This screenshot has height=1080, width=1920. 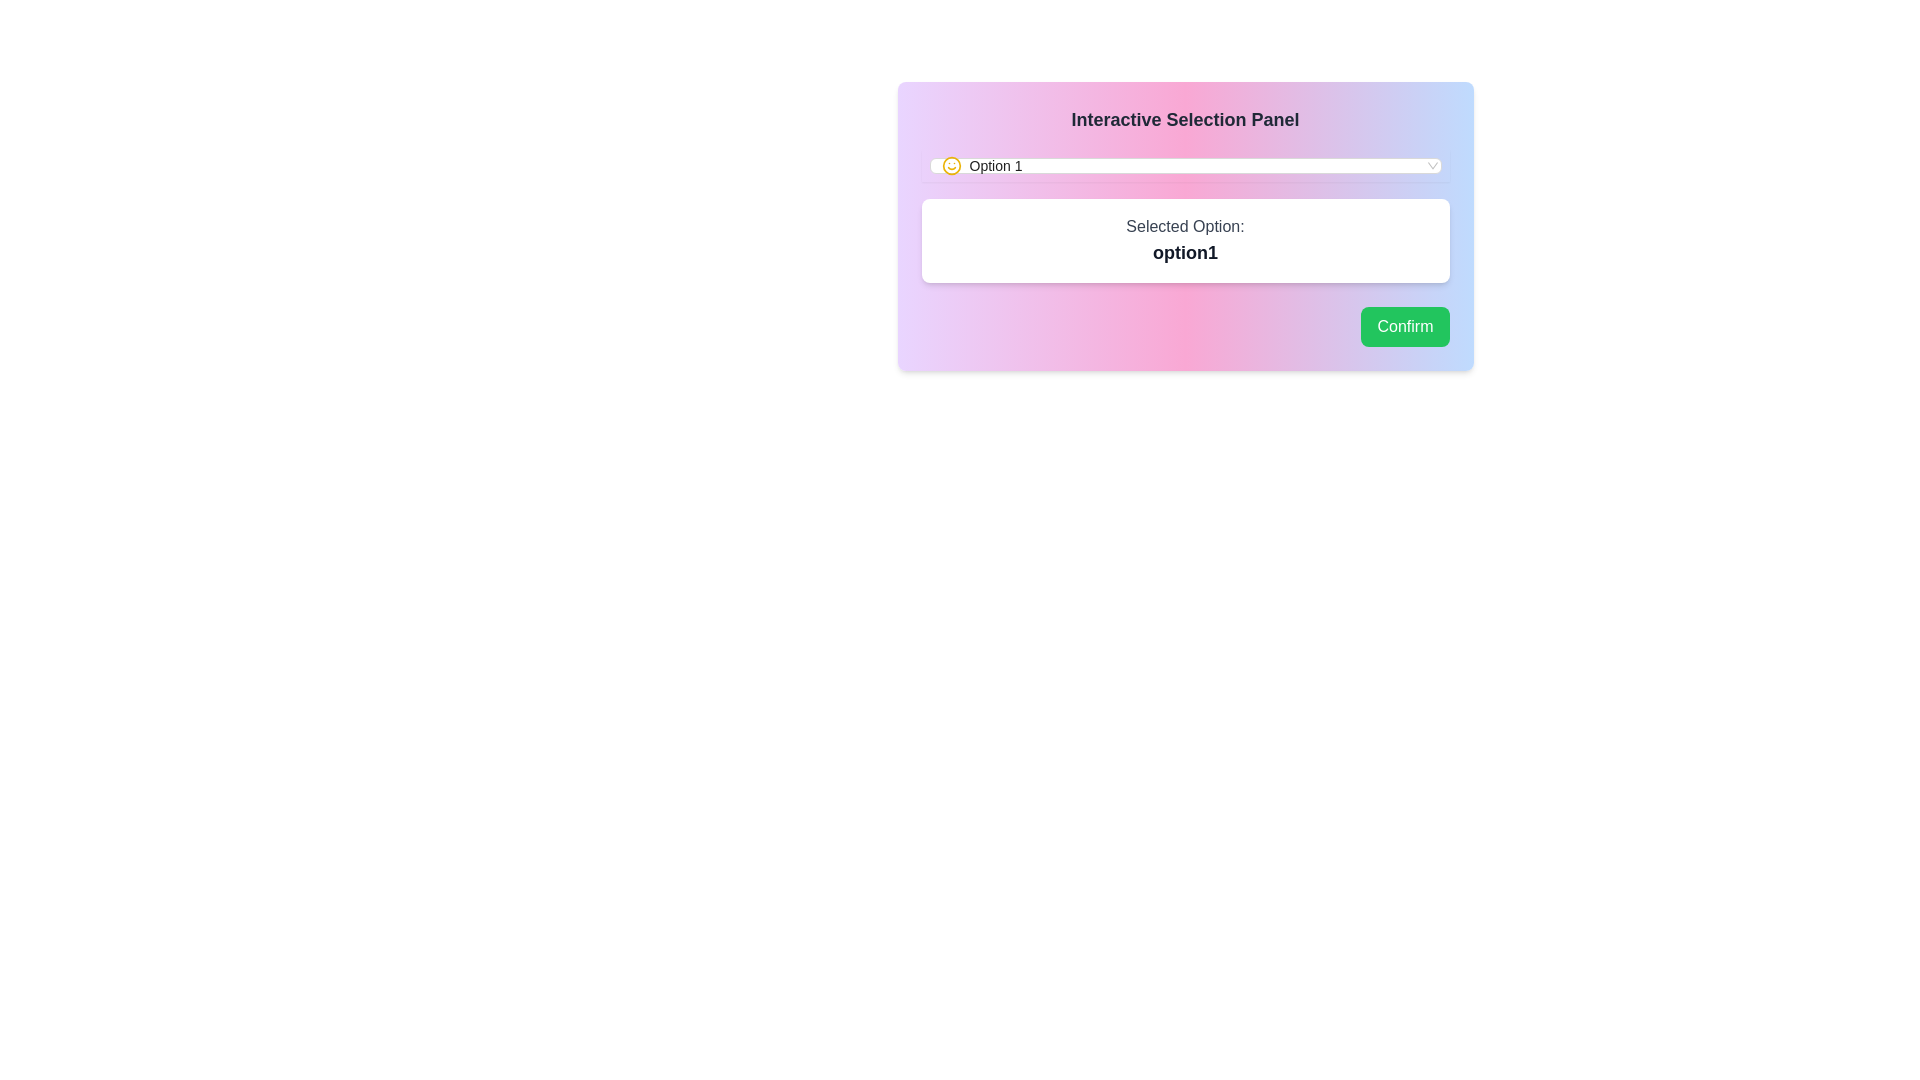 I want to click on the circular shape with a yellow stroke that is part of the smiley face icon located on the left side of the 'Option 1' drop-down menu, so click(x=950, y=164).